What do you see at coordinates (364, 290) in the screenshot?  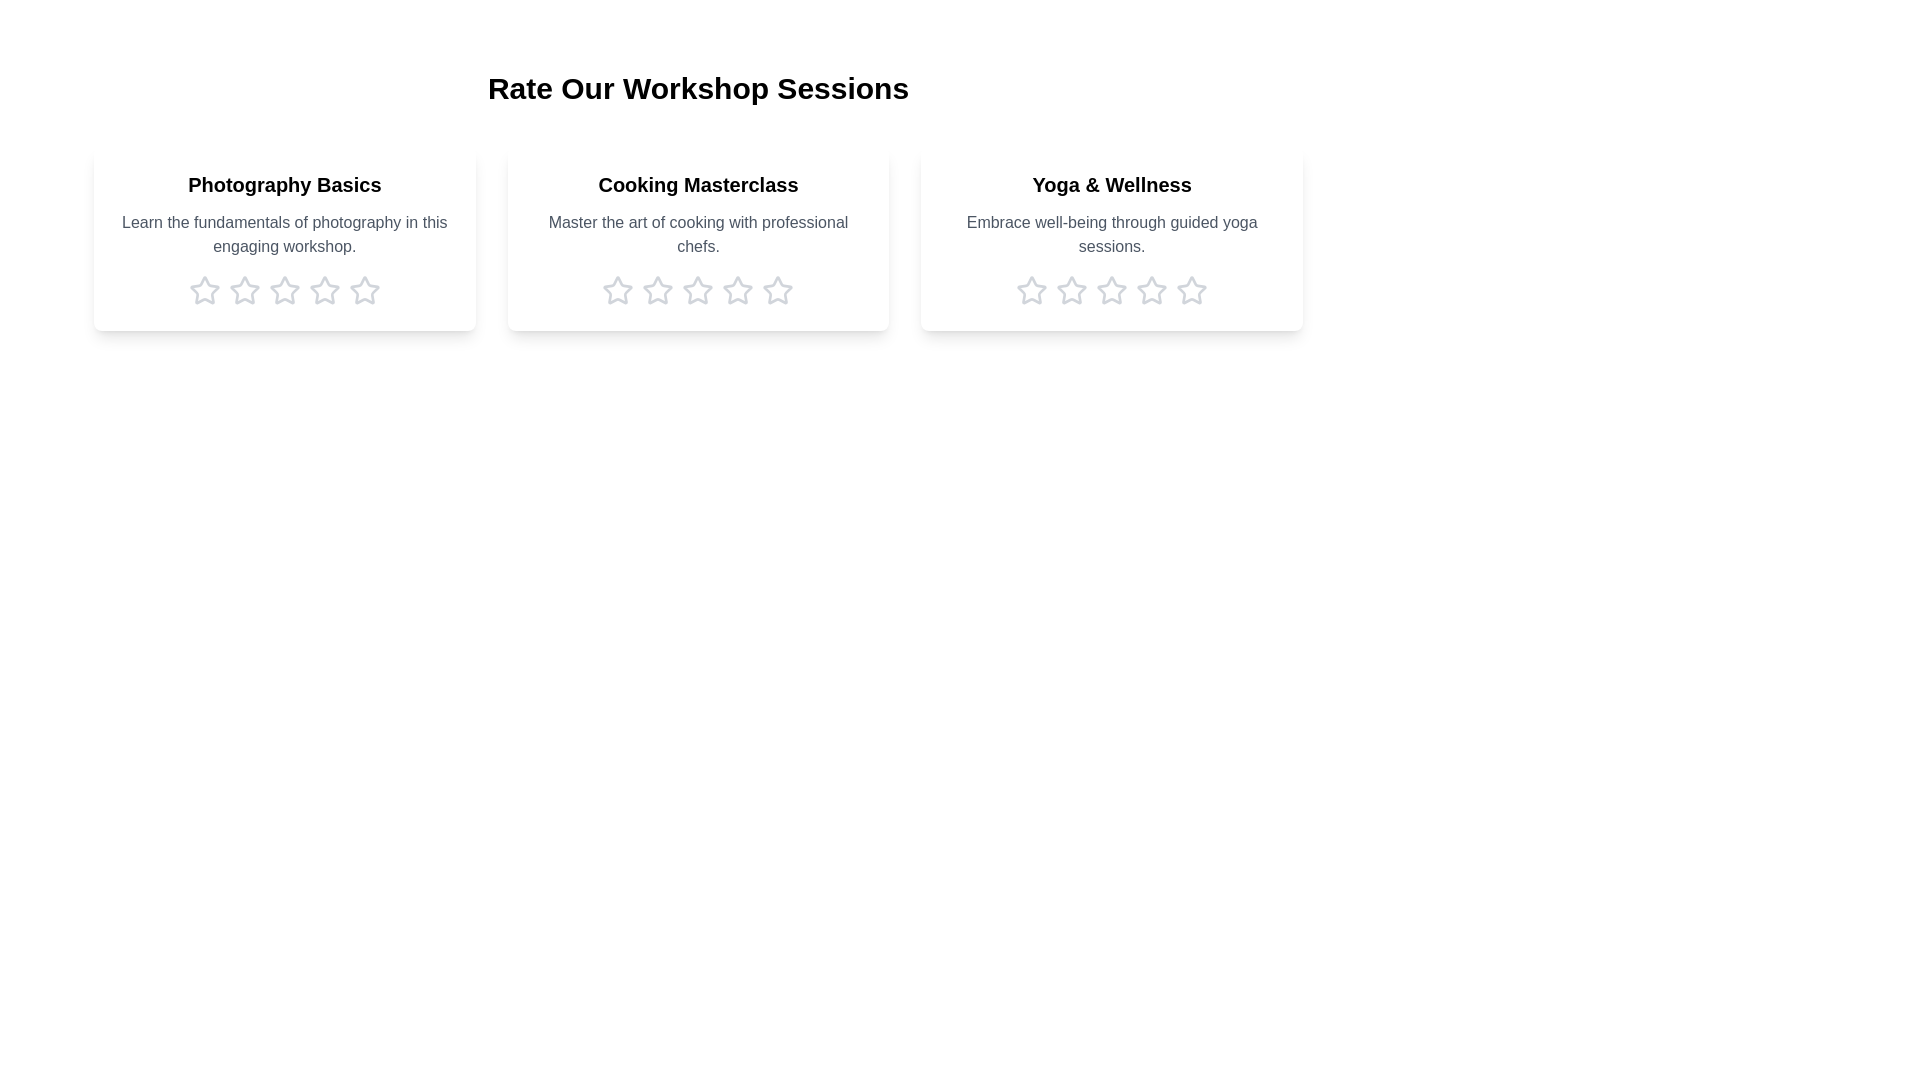 I see `the 5 star for the specified workshop to preview the selection` at bounding box center [364, 290].